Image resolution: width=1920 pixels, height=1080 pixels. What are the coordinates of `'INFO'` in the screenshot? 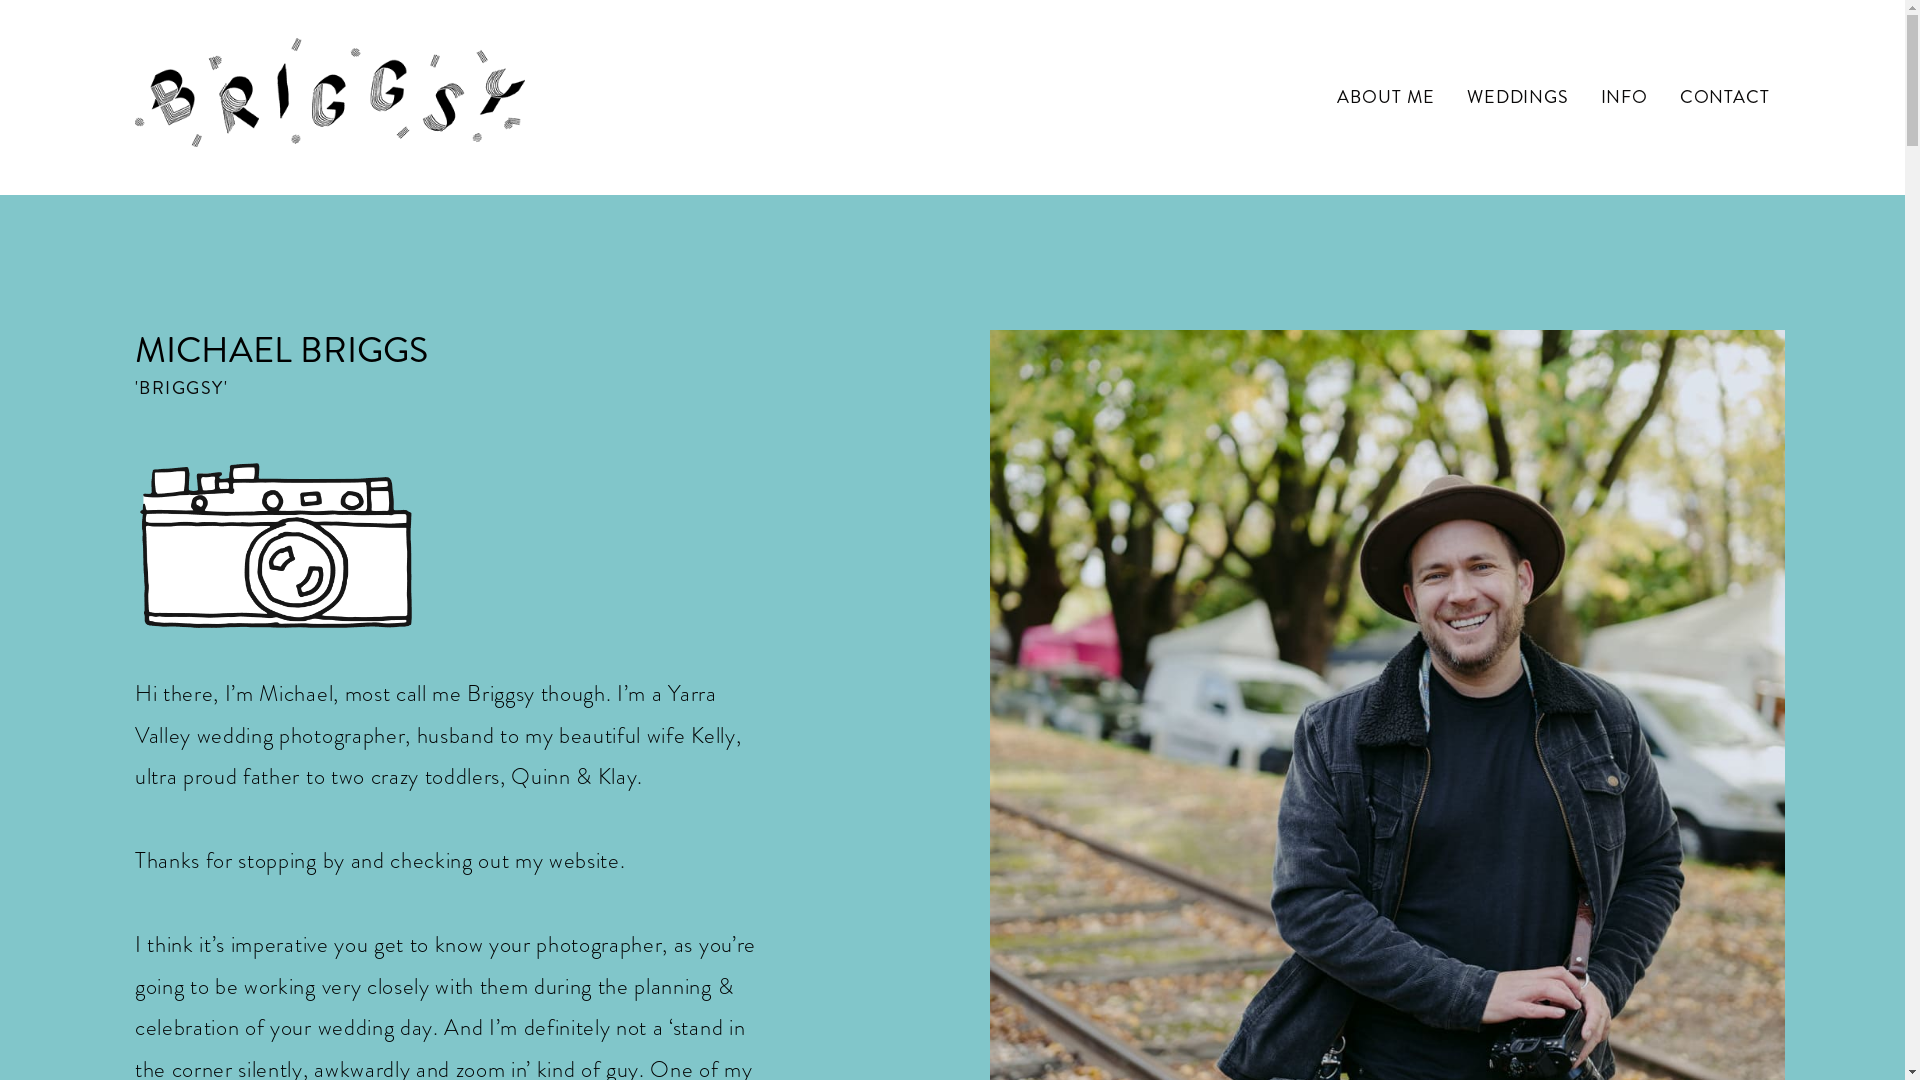 It's located at (1625, 97).